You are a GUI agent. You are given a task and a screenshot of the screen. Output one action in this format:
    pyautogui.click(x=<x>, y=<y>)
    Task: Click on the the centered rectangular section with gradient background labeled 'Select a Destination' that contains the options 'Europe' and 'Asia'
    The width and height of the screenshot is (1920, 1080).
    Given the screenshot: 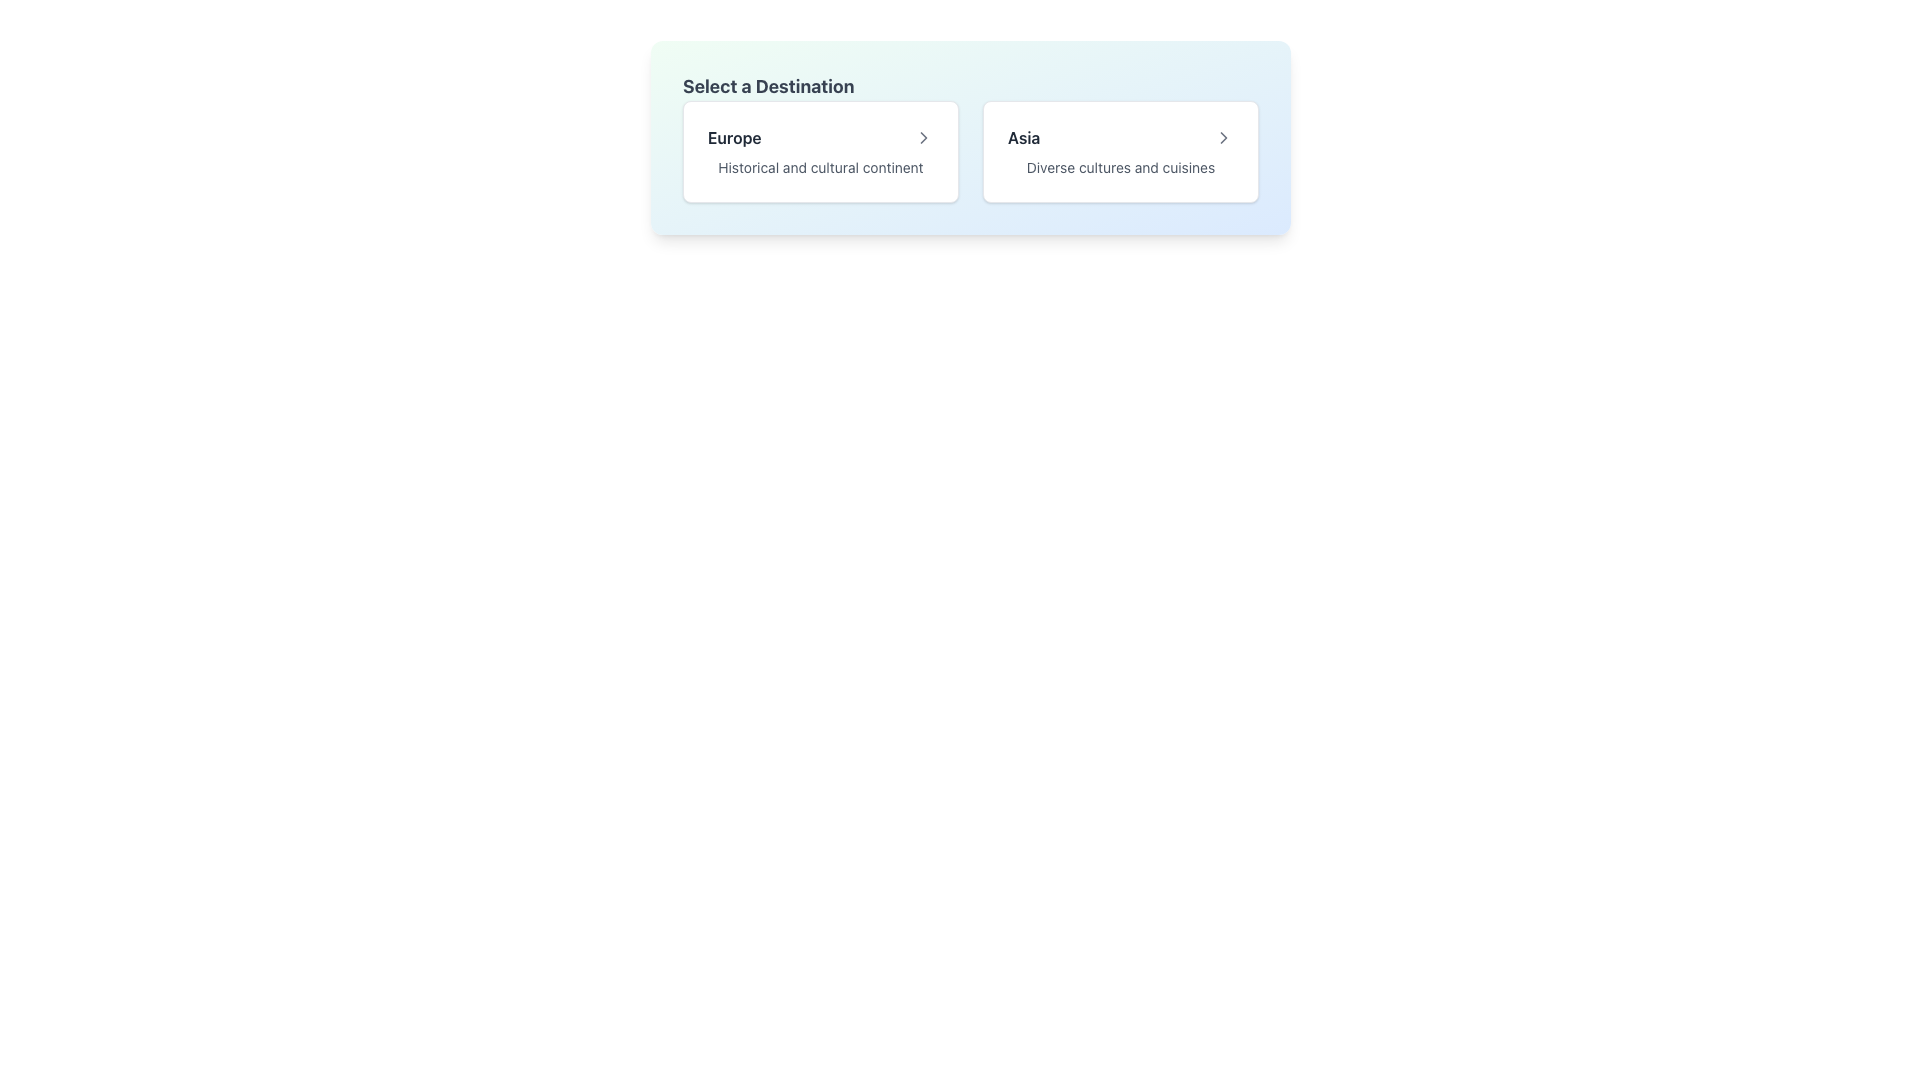 What is the action you would take?
    pyautogui.click(x=970, y=137)
    